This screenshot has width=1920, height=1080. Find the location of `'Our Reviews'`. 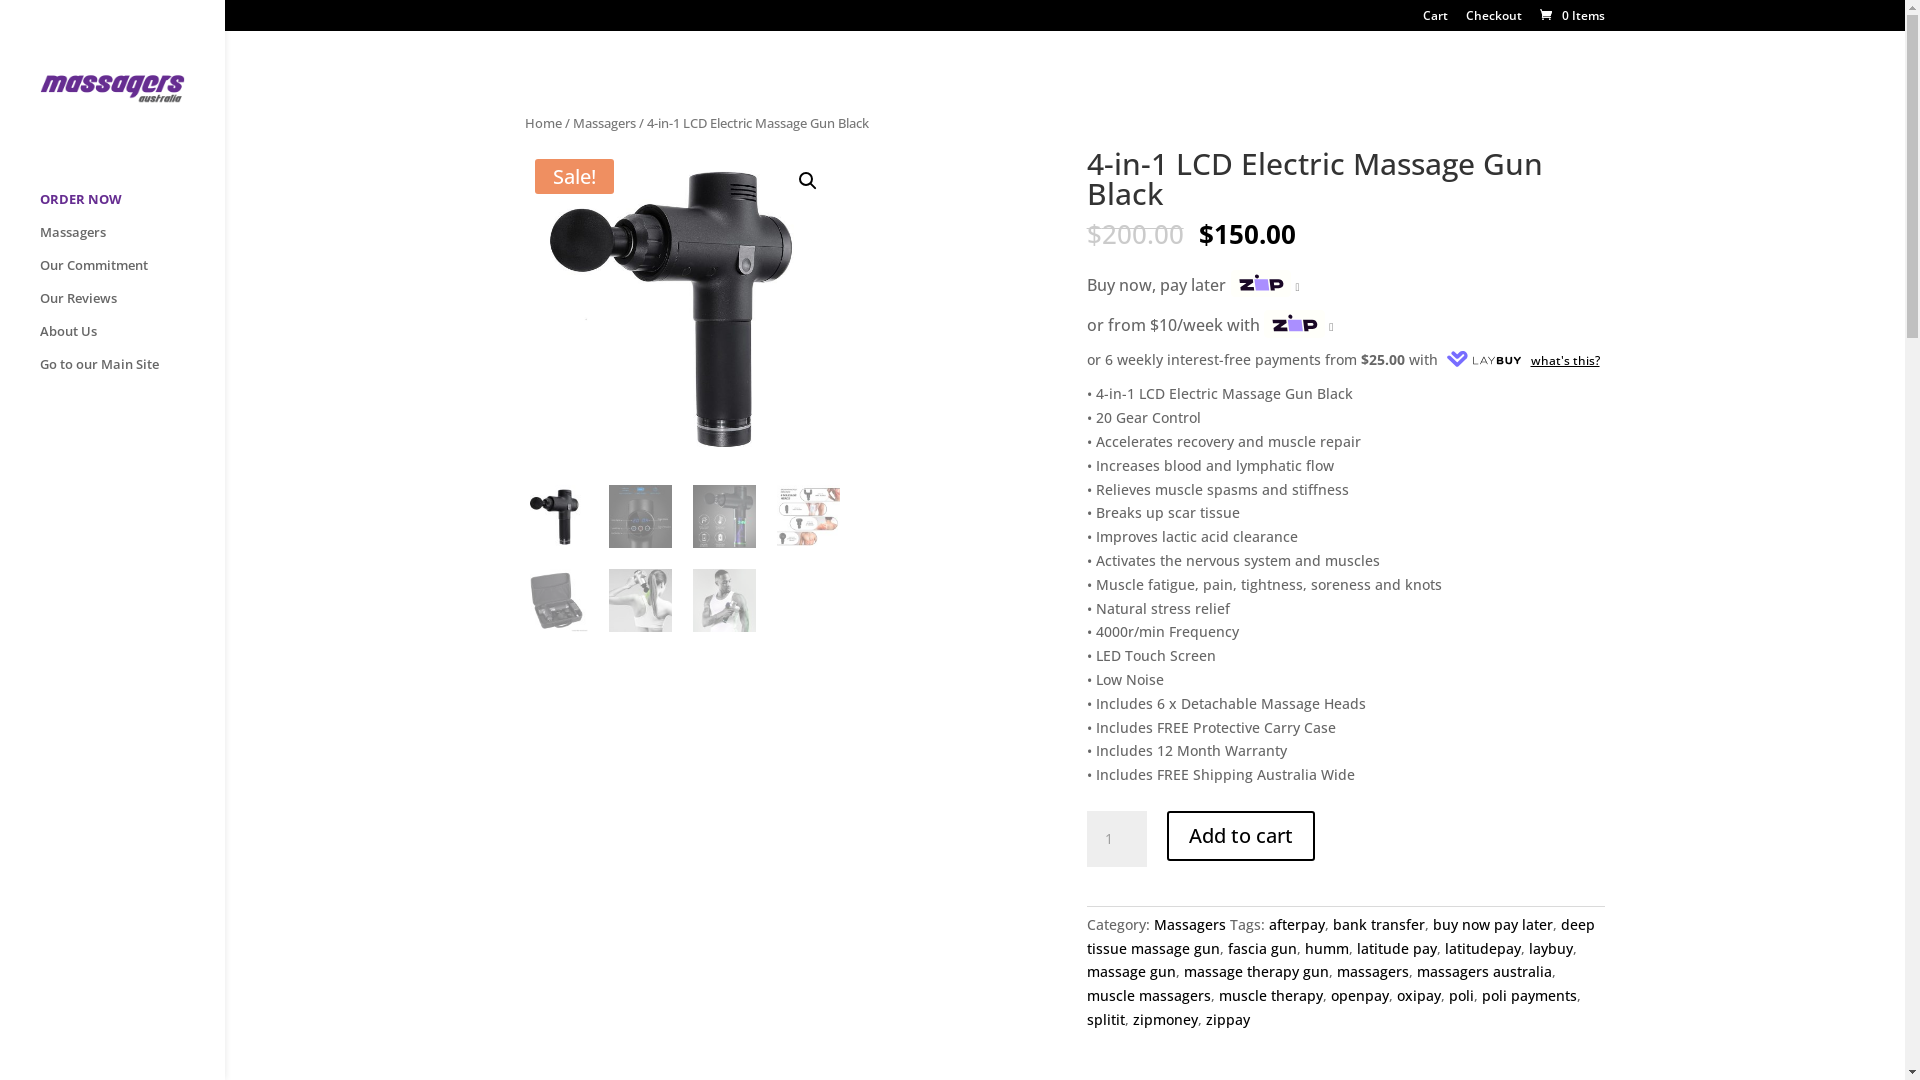

'Our Reviews' is located at coordinates (131, 307).